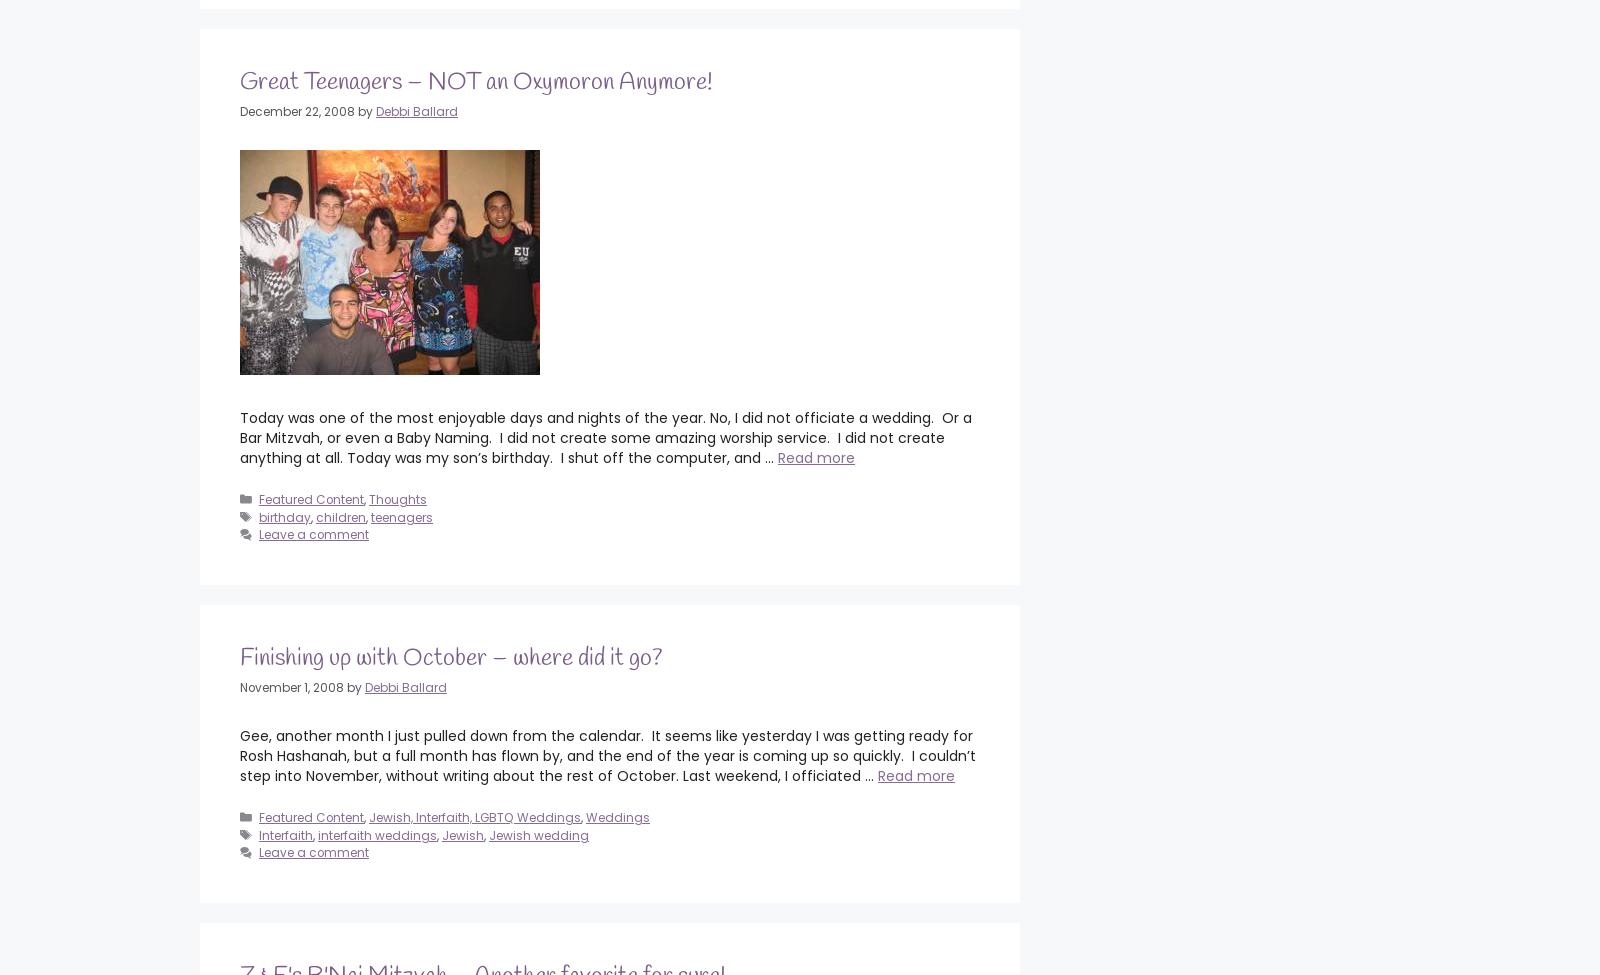  I want to click on 'Weddings', so click(617, 816).